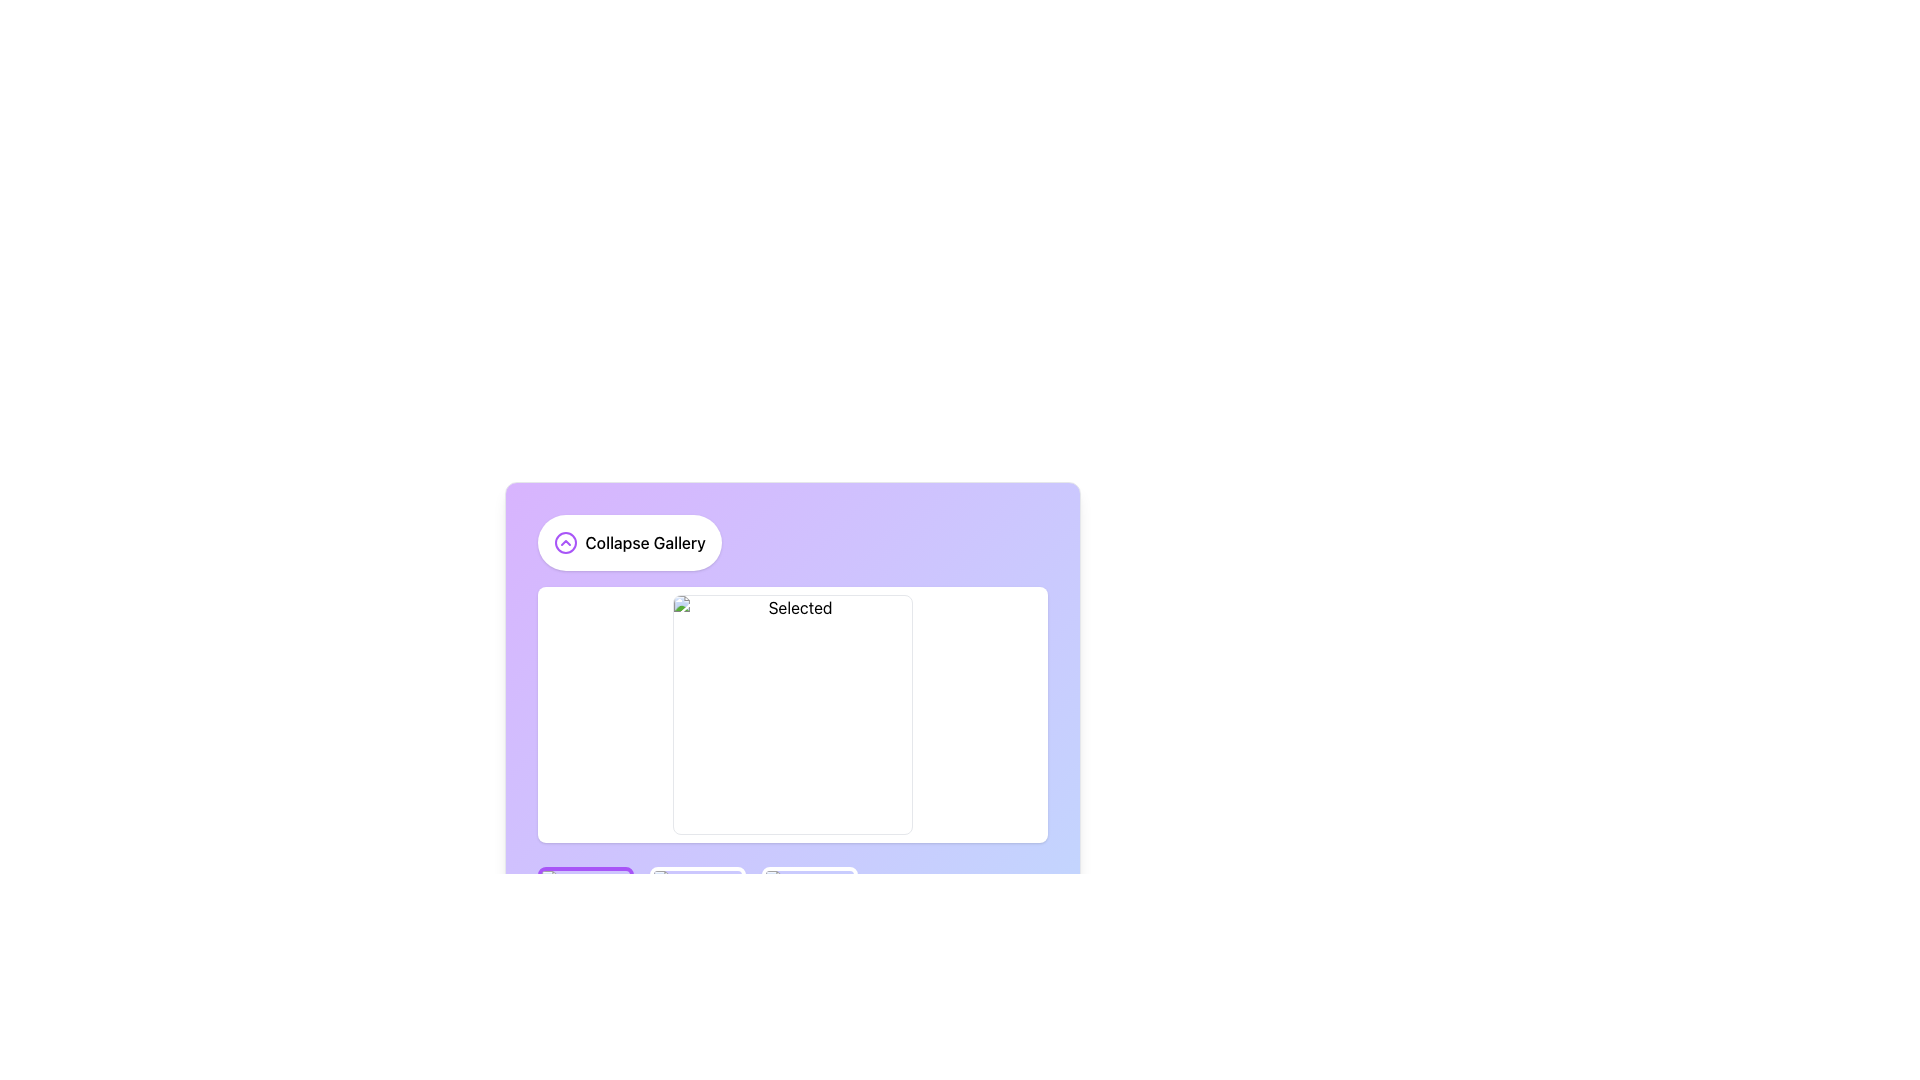 The height and width of the screenshot is (1080, 1920). I want to click on the thumbnail image located in the bottom-left region of the purple-styled panel, so click(584, 914).